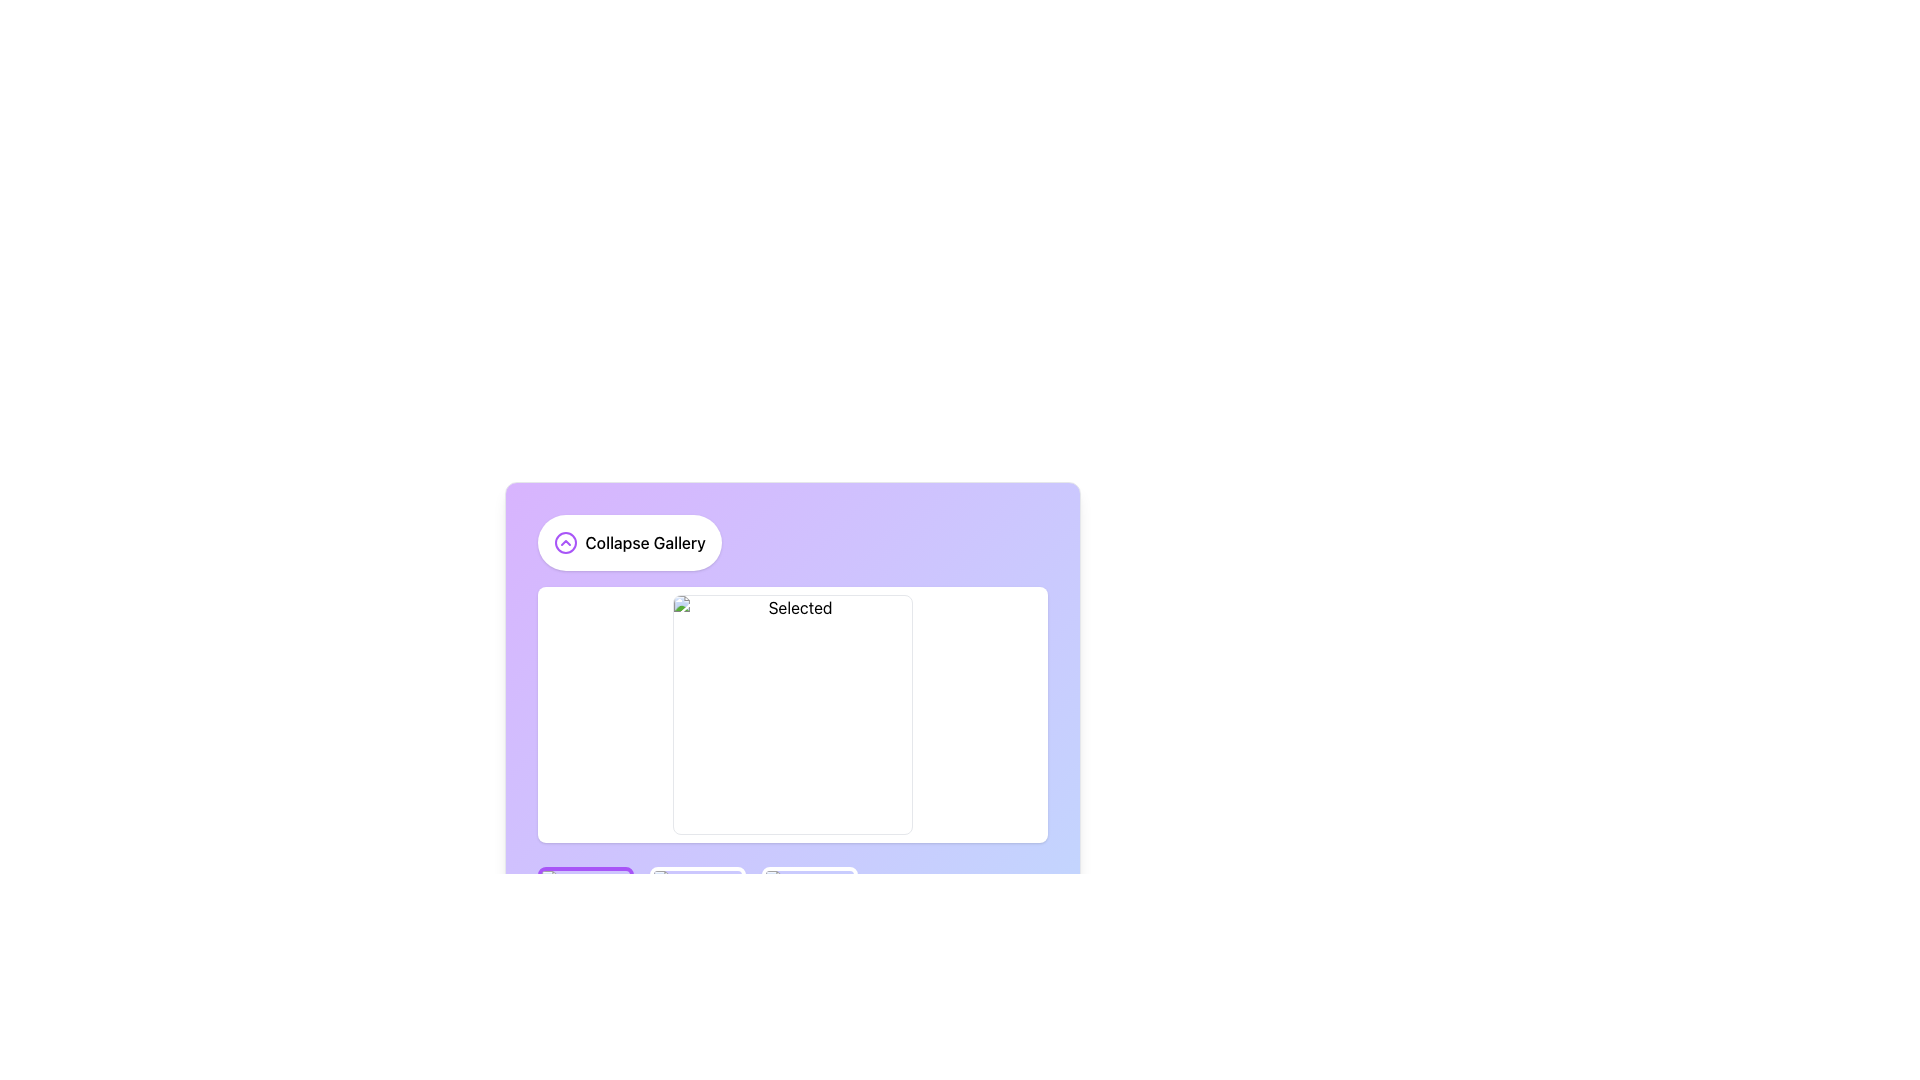 The height and width of the screenshot is (1080, 1920). I want to click on the thumbnail image located in the bottom-left region of the purple-styled panel, so click(584, 914).